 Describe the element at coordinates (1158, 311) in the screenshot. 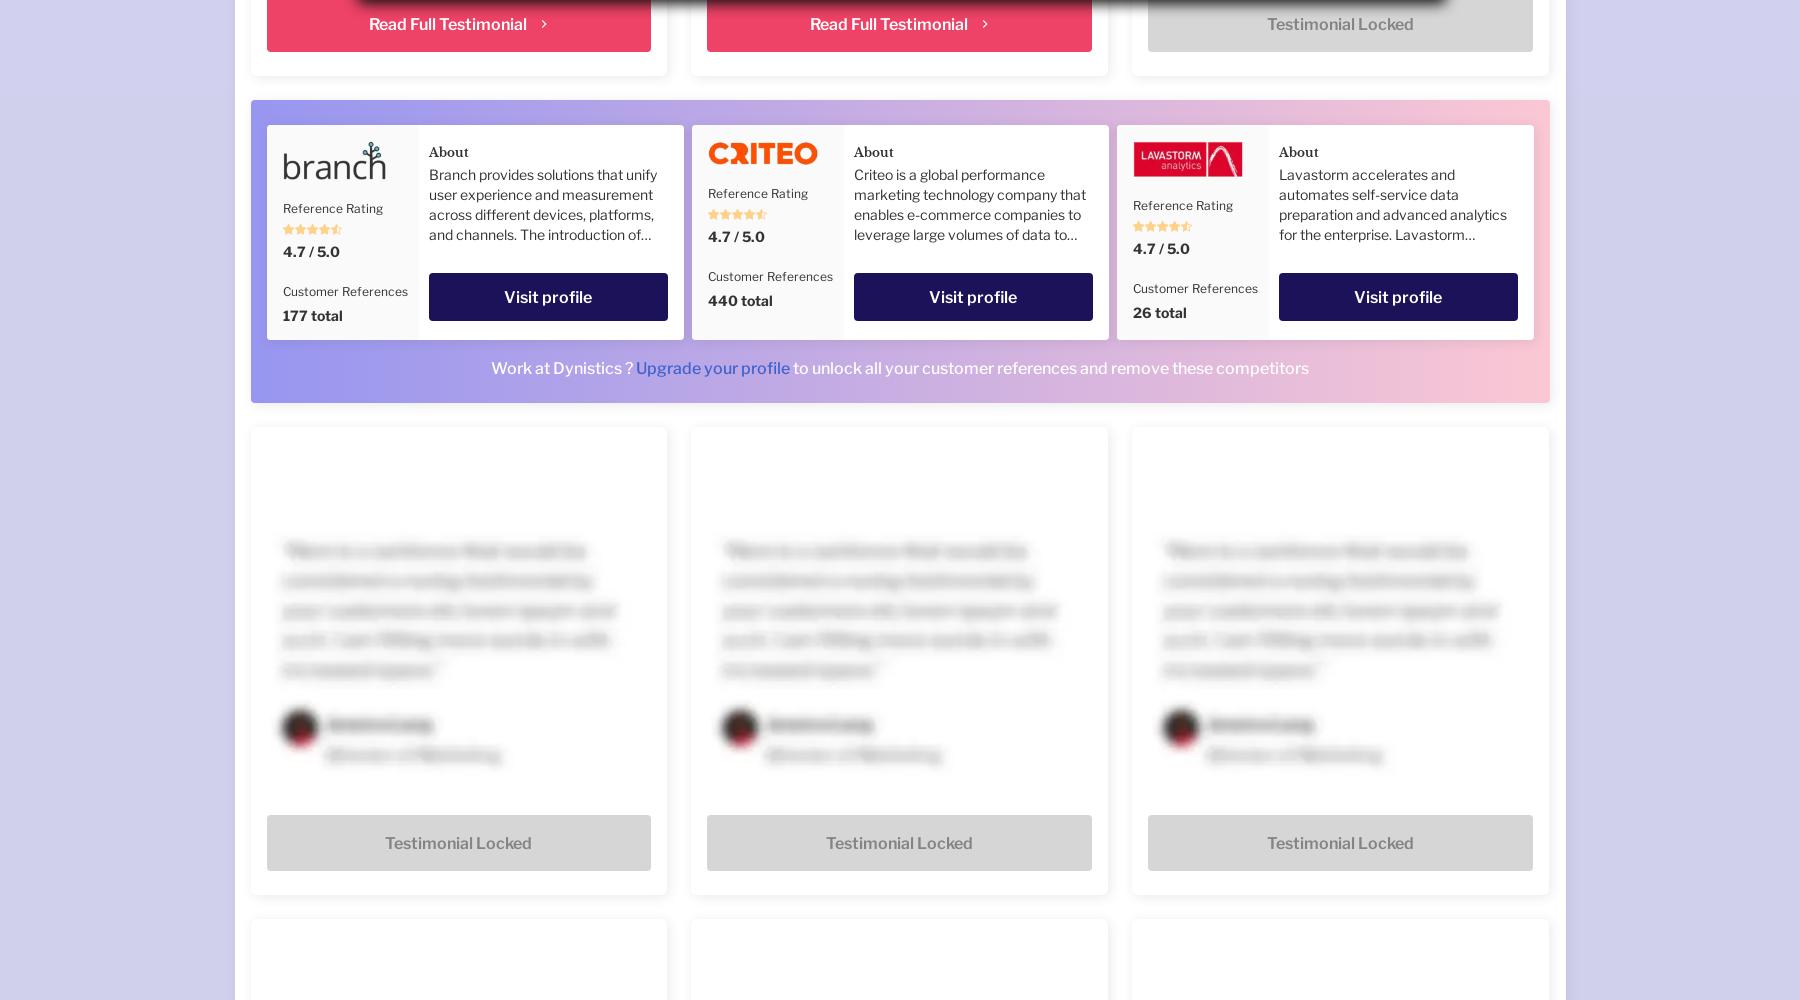

I see `'26 total'` at that location.